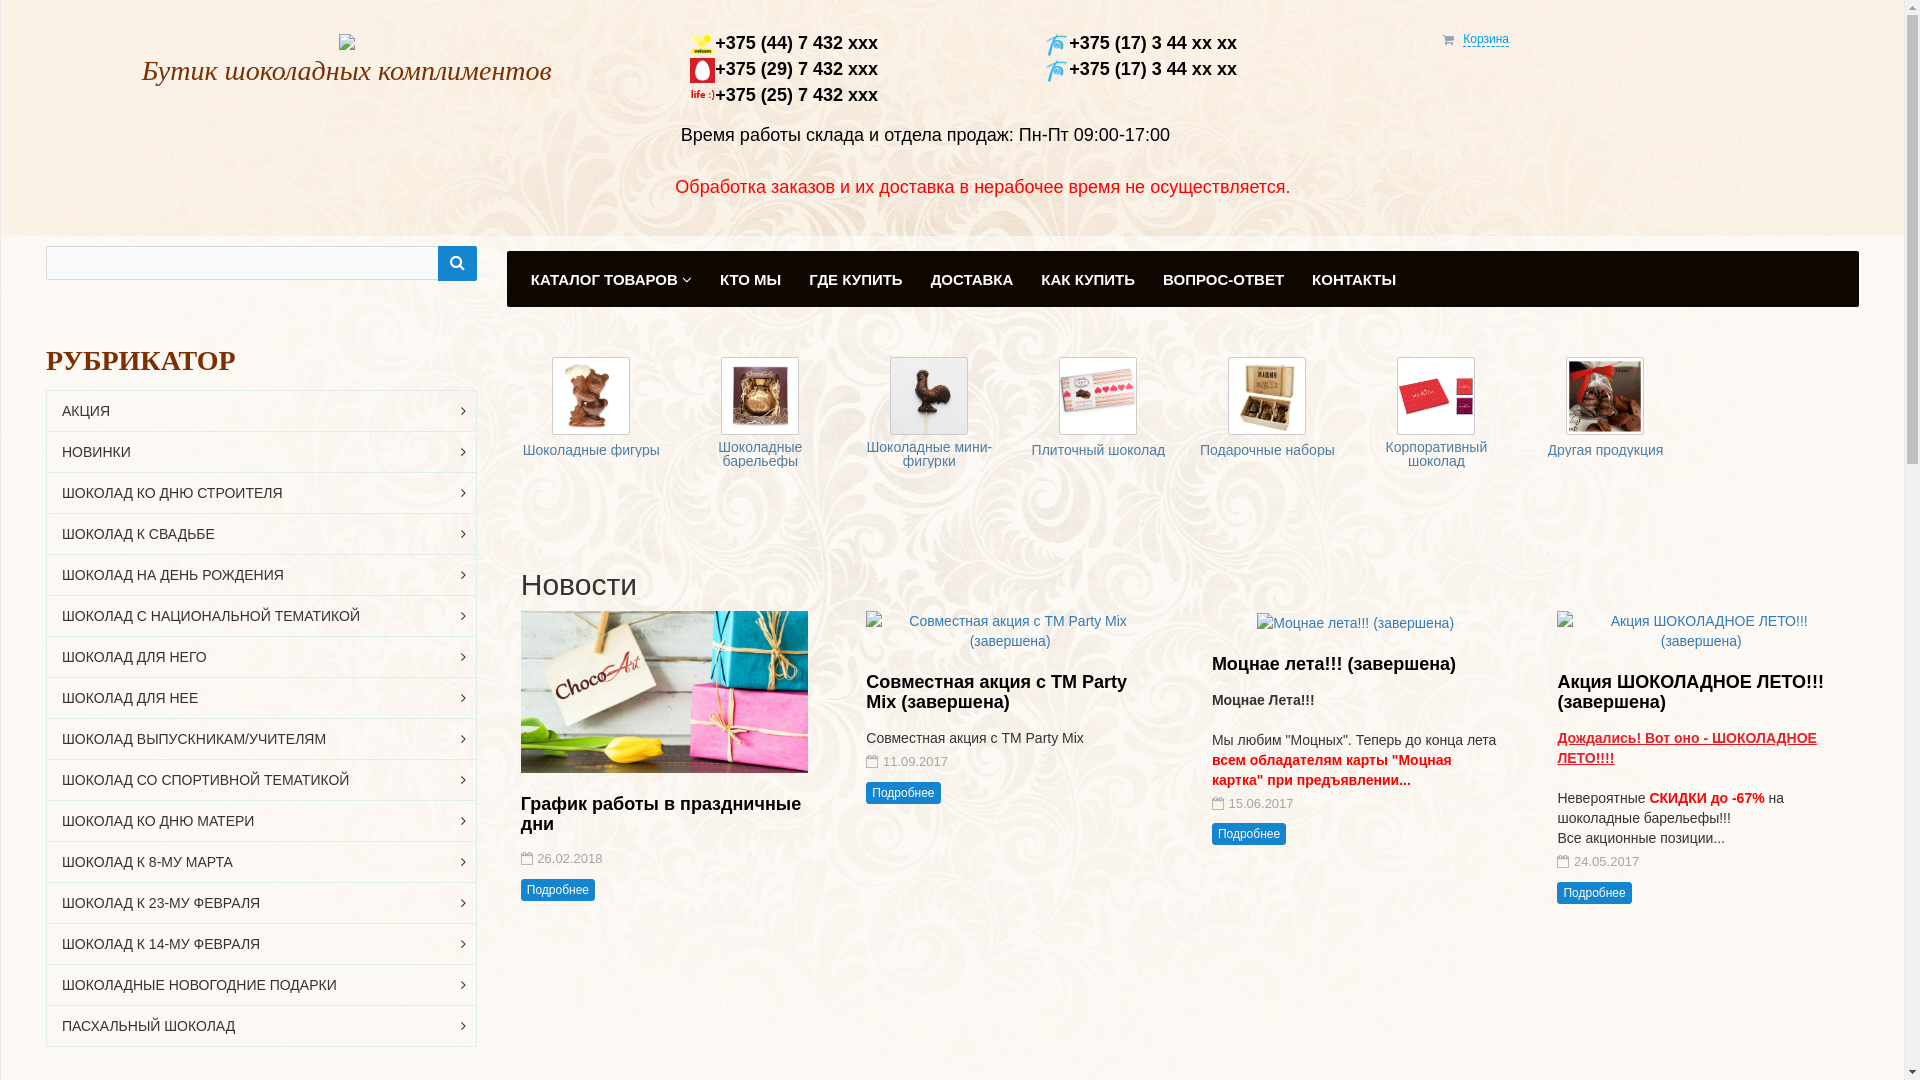 This screenshot has width=1920, height=1080. What do you see at coordinates (702, 69) in the screenshot?
I see `'mts.png'` at bounding box center [702, 69].